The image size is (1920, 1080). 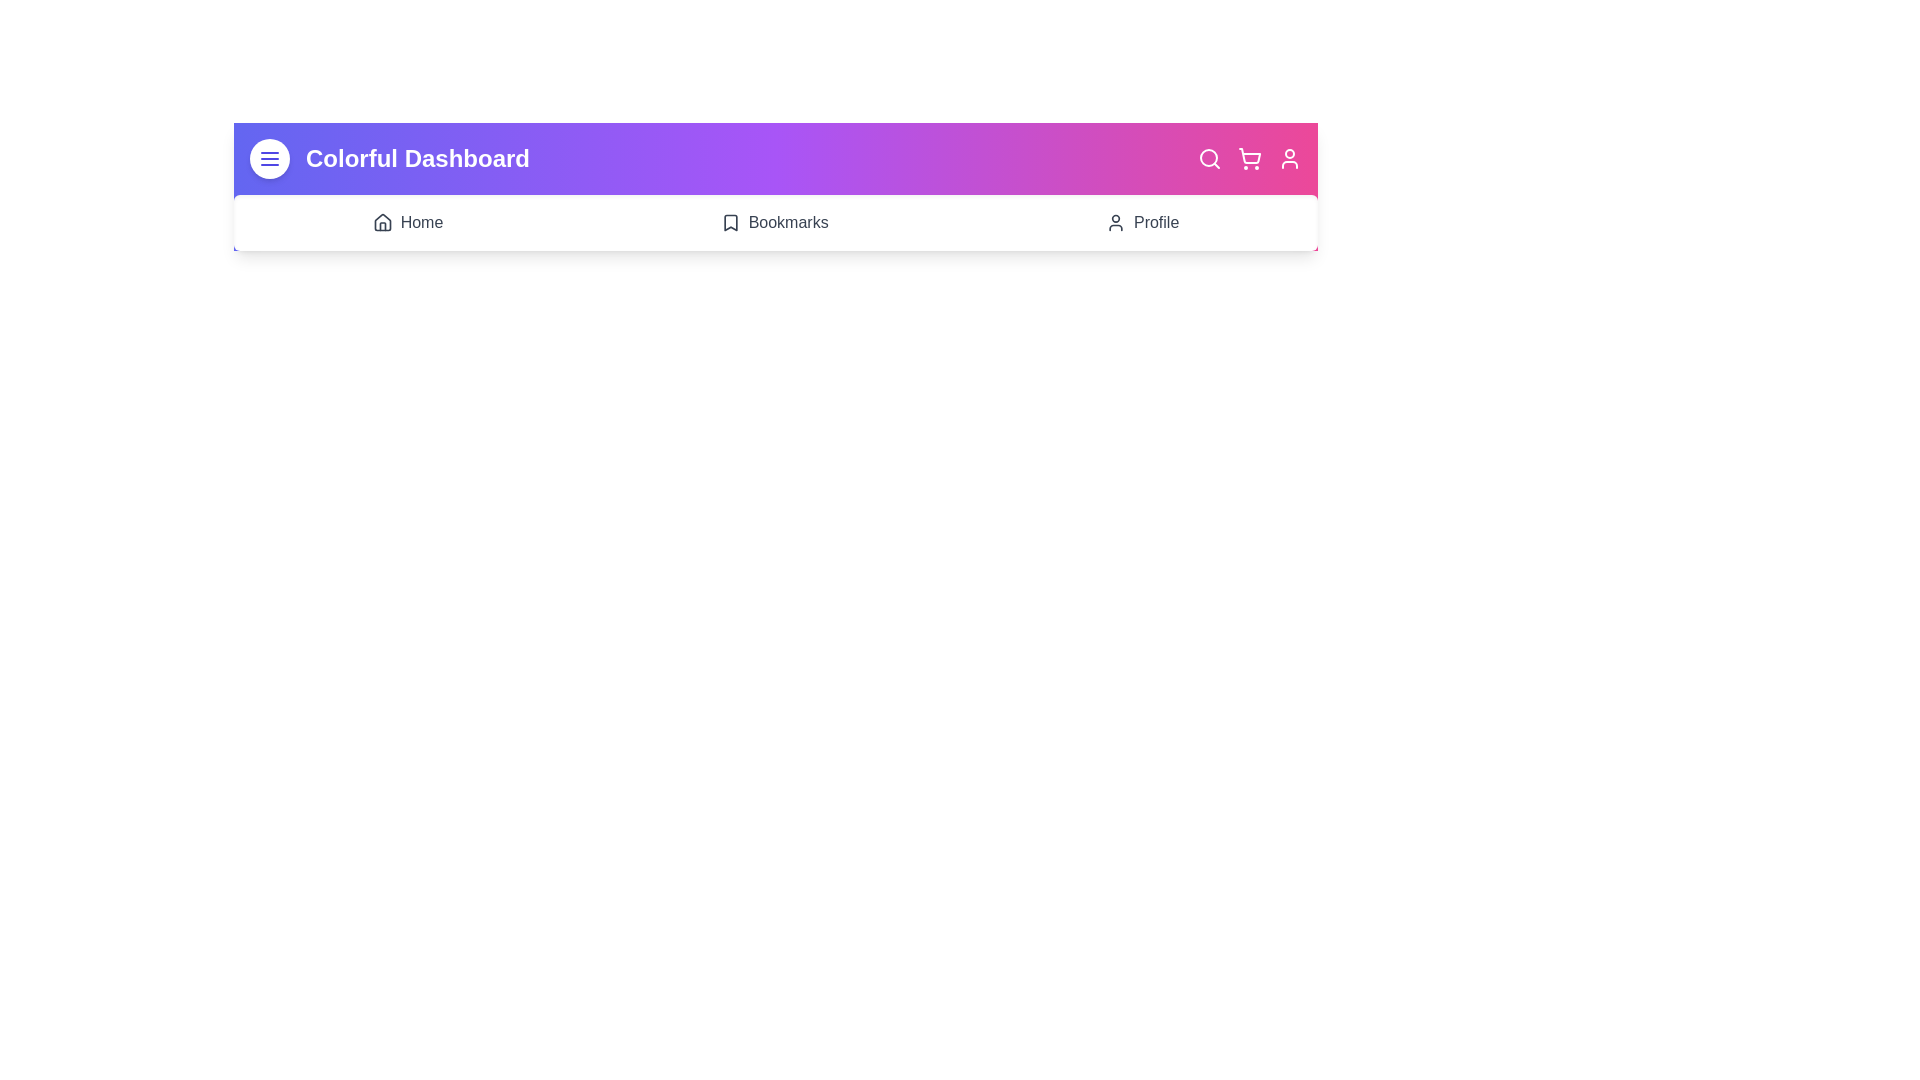 What do you see at coordinates (268, 157) in the screenshot?
I see `the menu button to toggle the menu visibility` at bounding box center [268, 157].